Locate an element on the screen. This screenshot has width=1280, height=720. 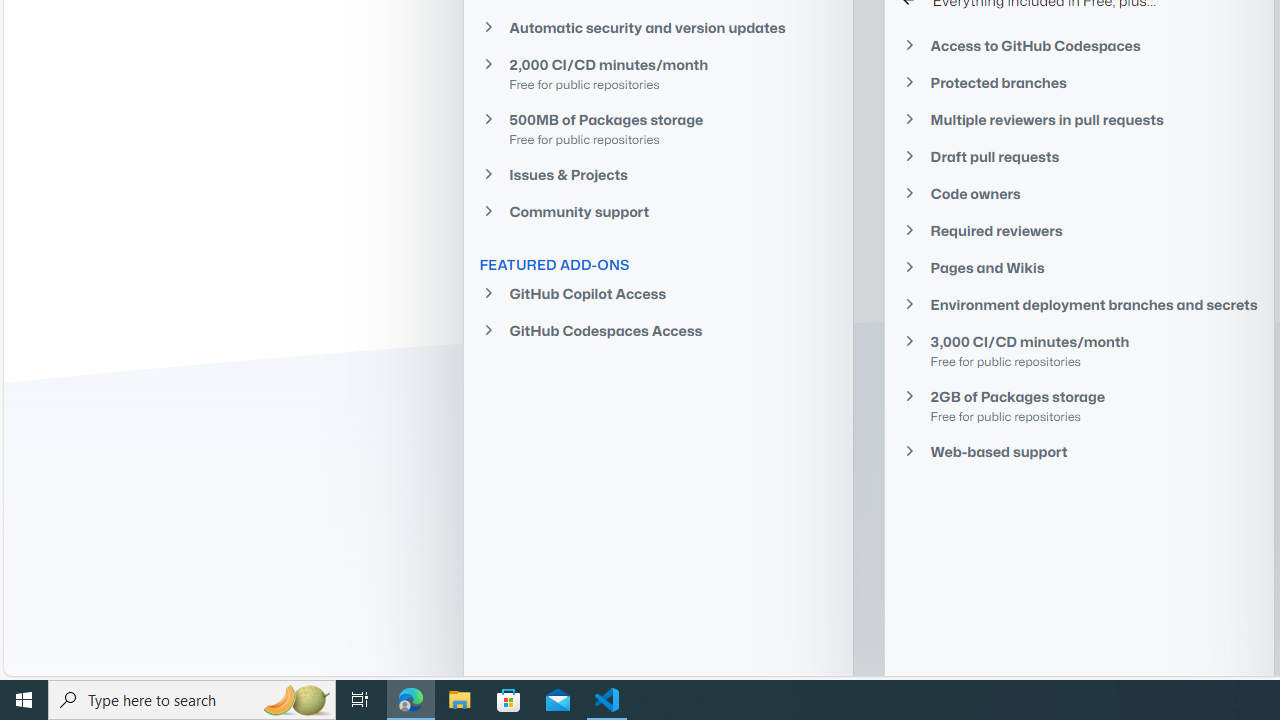
'Environment deployment branches and secrets' is located at coordinates (1078, 304).